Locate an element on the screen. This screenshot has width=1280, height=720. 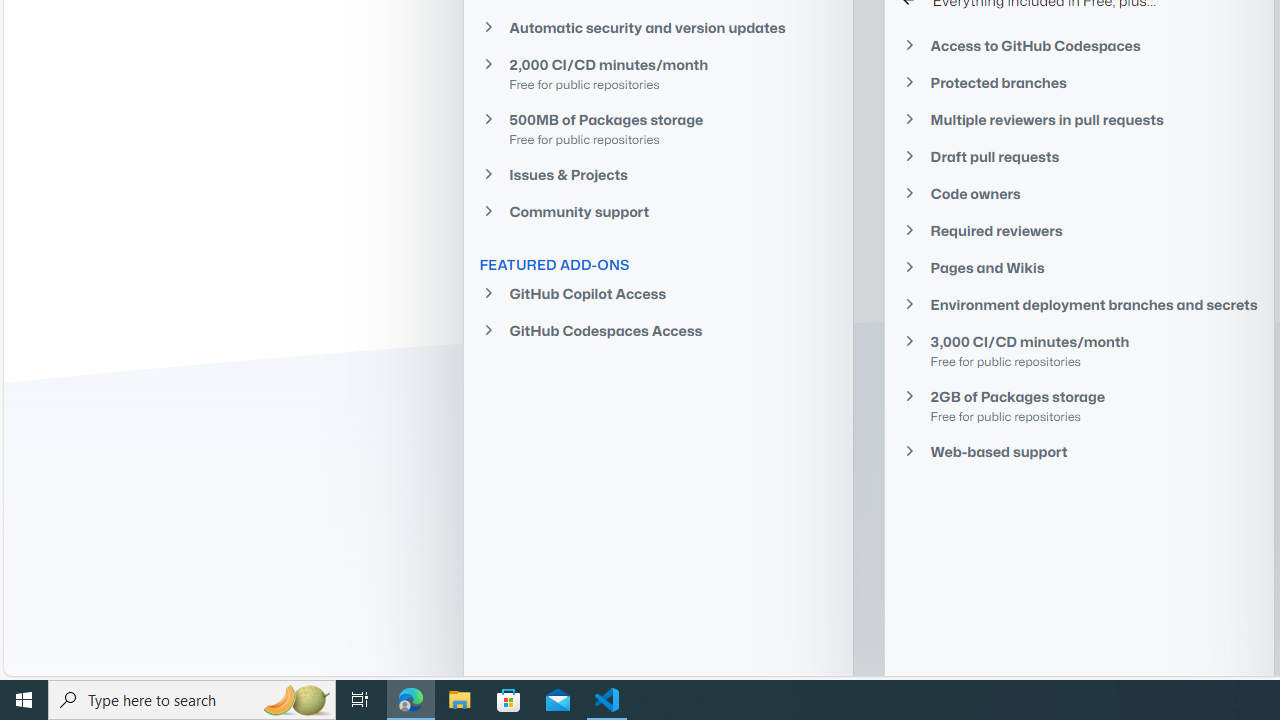
'Environment deployment branches and secrets' is located at coordinates (1078, 304).